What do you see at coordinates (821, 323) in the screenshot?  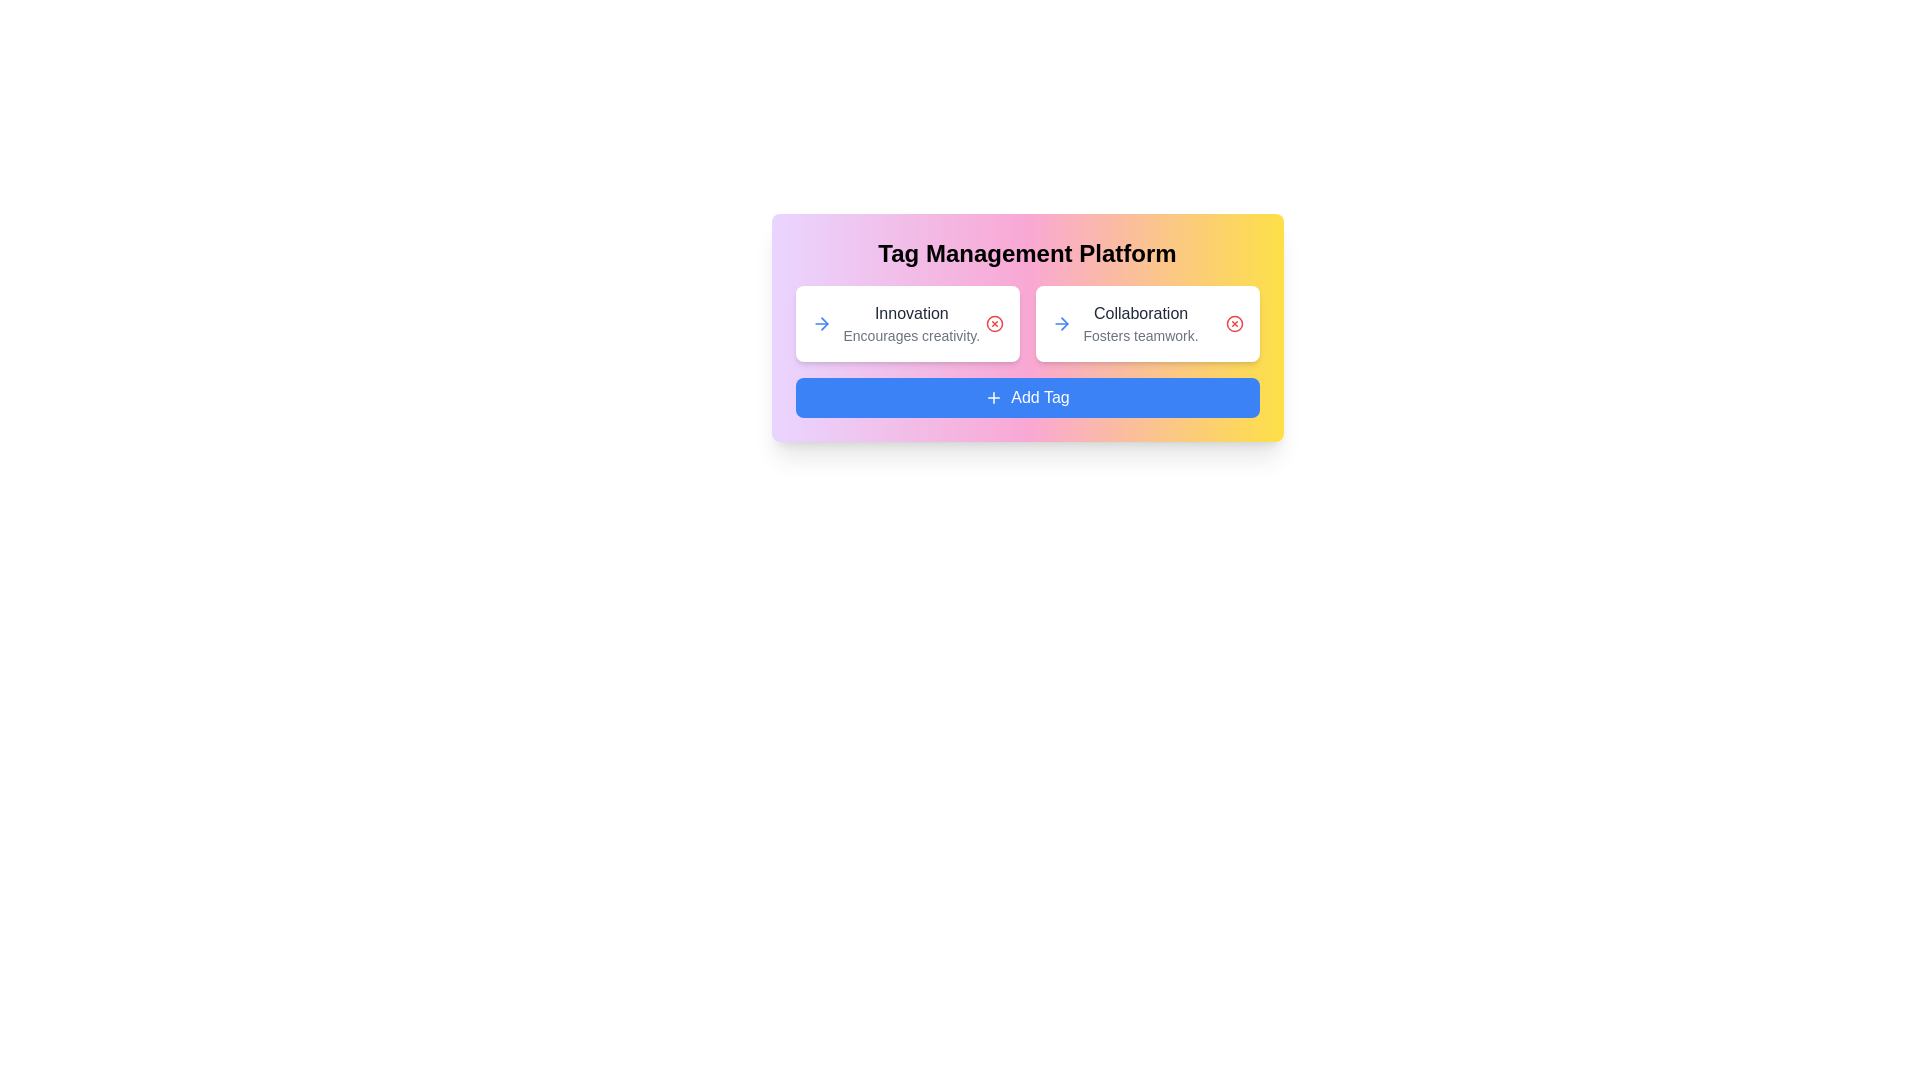 I see `the arrow icon for the tag Innovation` at bounding box center [821, 323].